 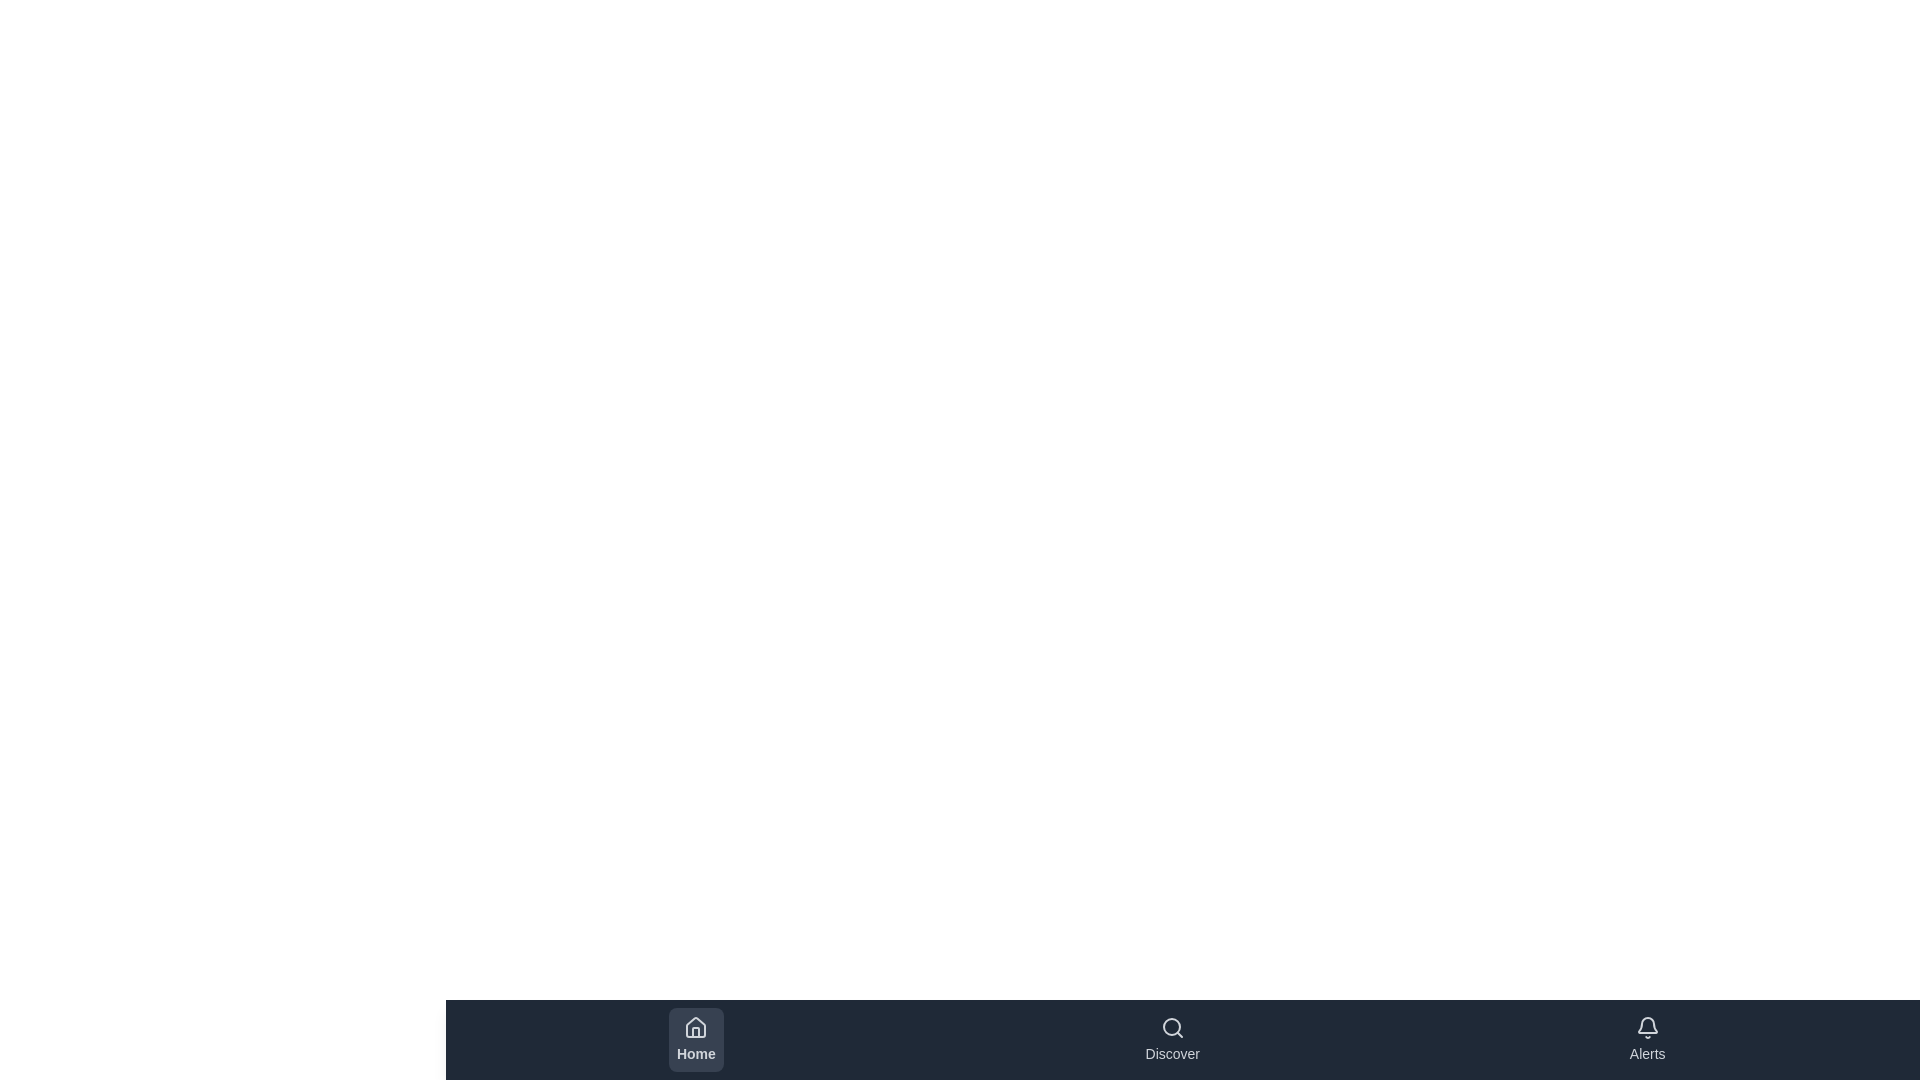 What do you see at coordinates (1646, 1039) in the screenshot?
I see `the Alerts tab to observe its hover effect` at bounding box center [1646, 1039].